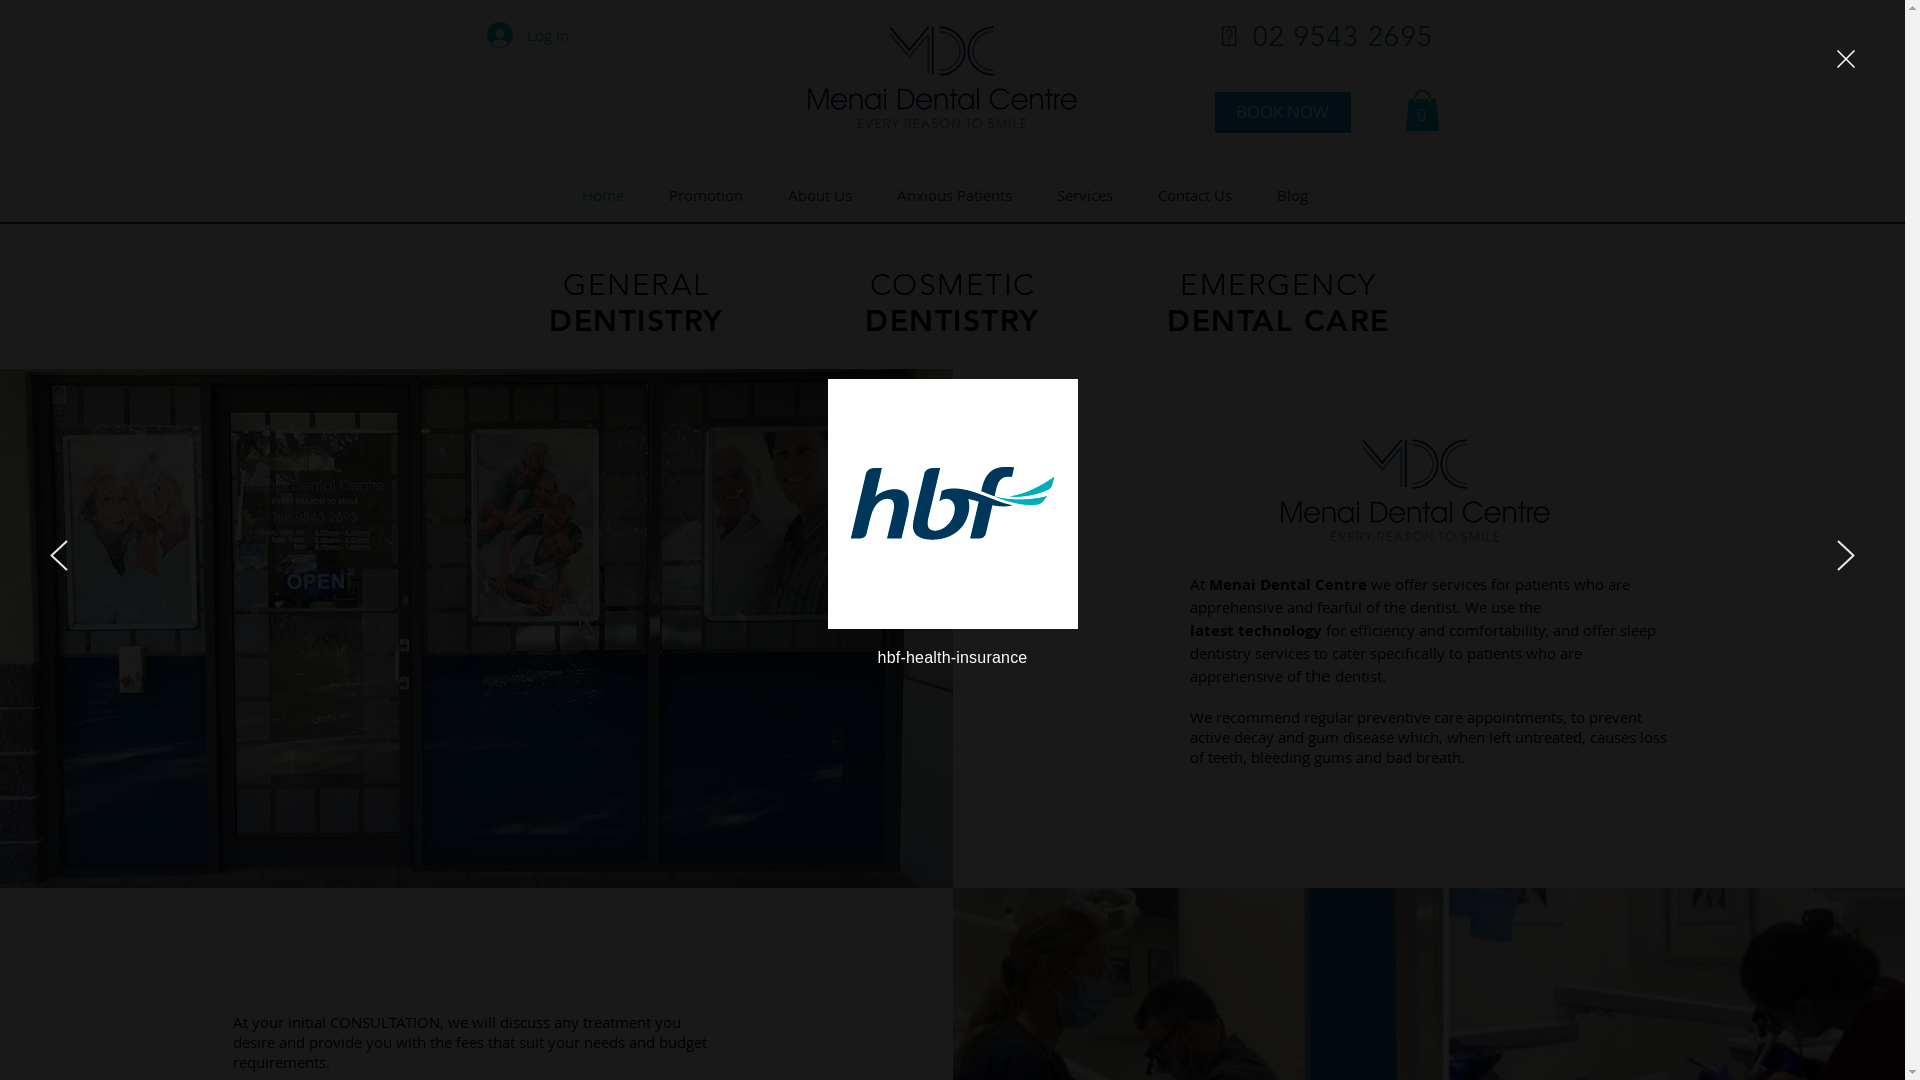 The width and height of the screenshot is (1920, 1080). I want to click on 'COSMETIC', so click(952, 284).